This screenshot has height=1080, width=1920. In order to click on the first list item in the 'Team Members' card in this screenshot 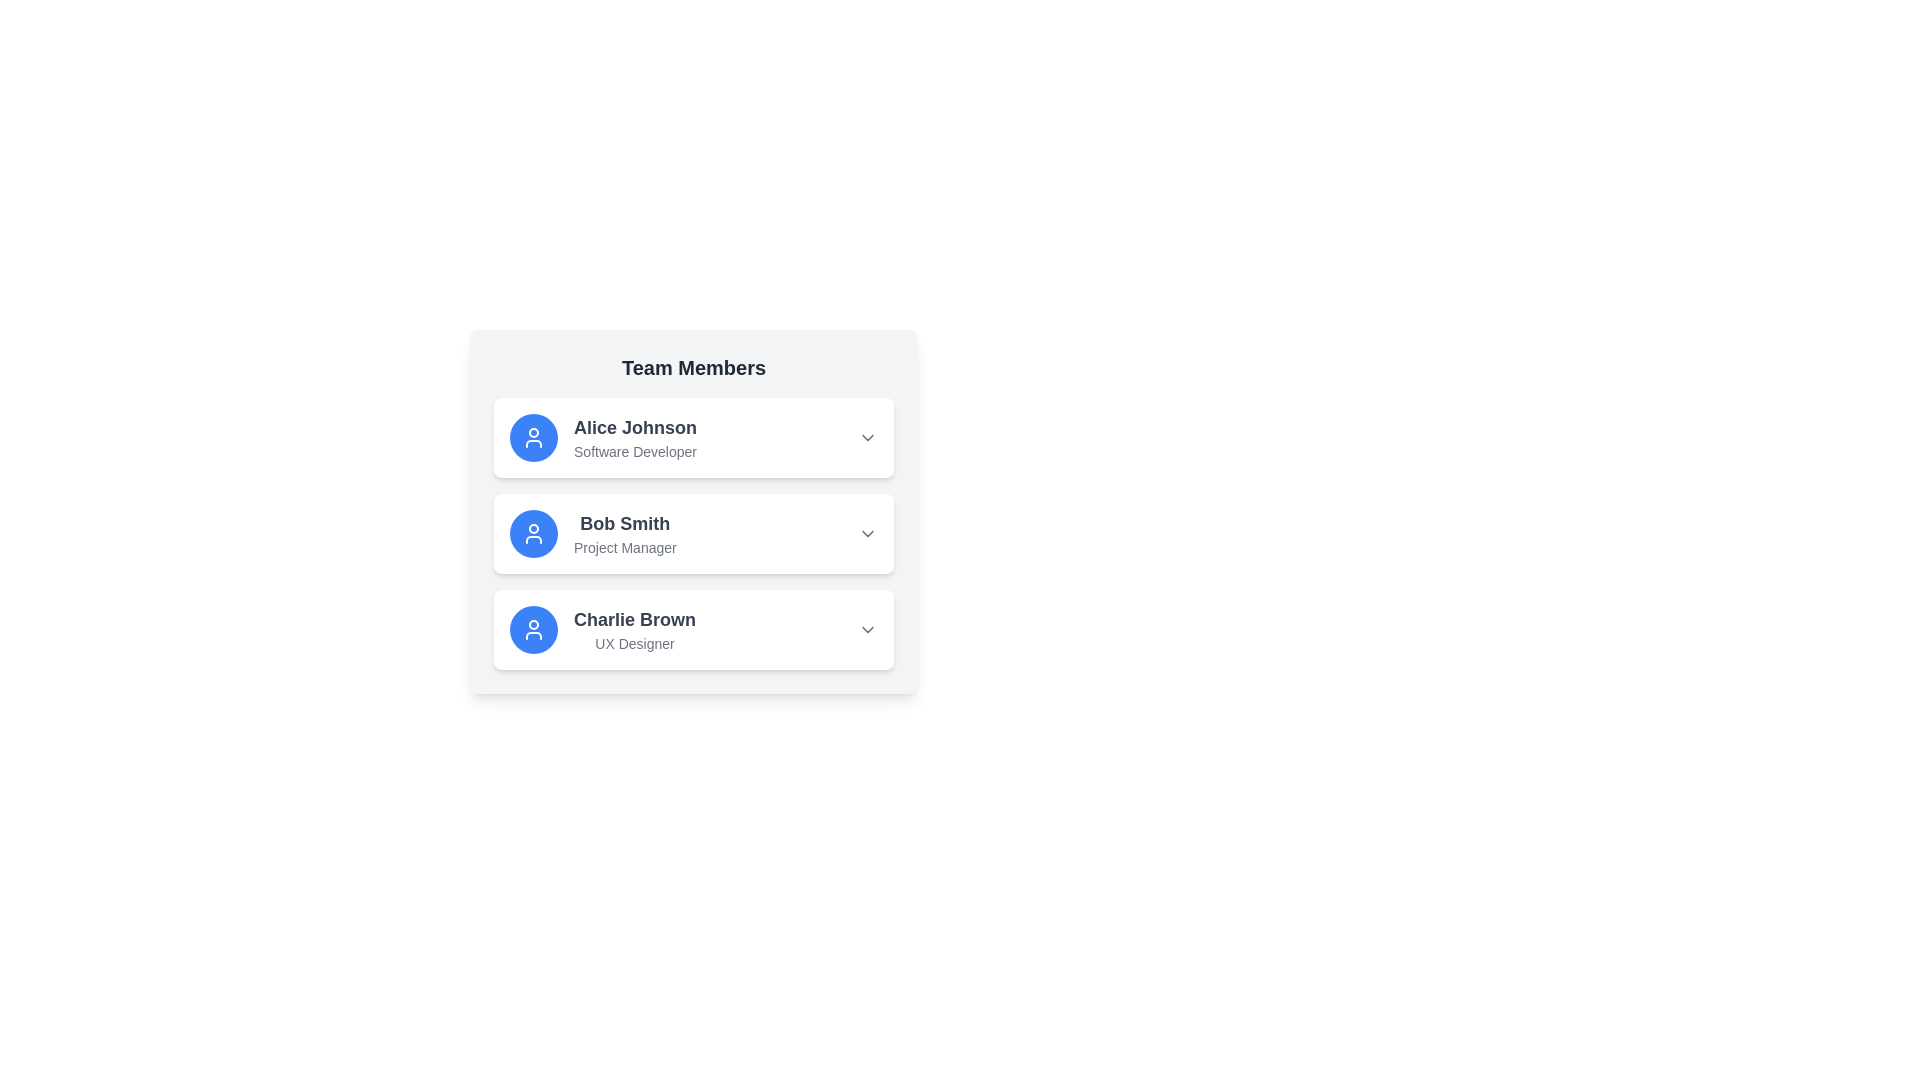, I will do `click(694, 437)`.